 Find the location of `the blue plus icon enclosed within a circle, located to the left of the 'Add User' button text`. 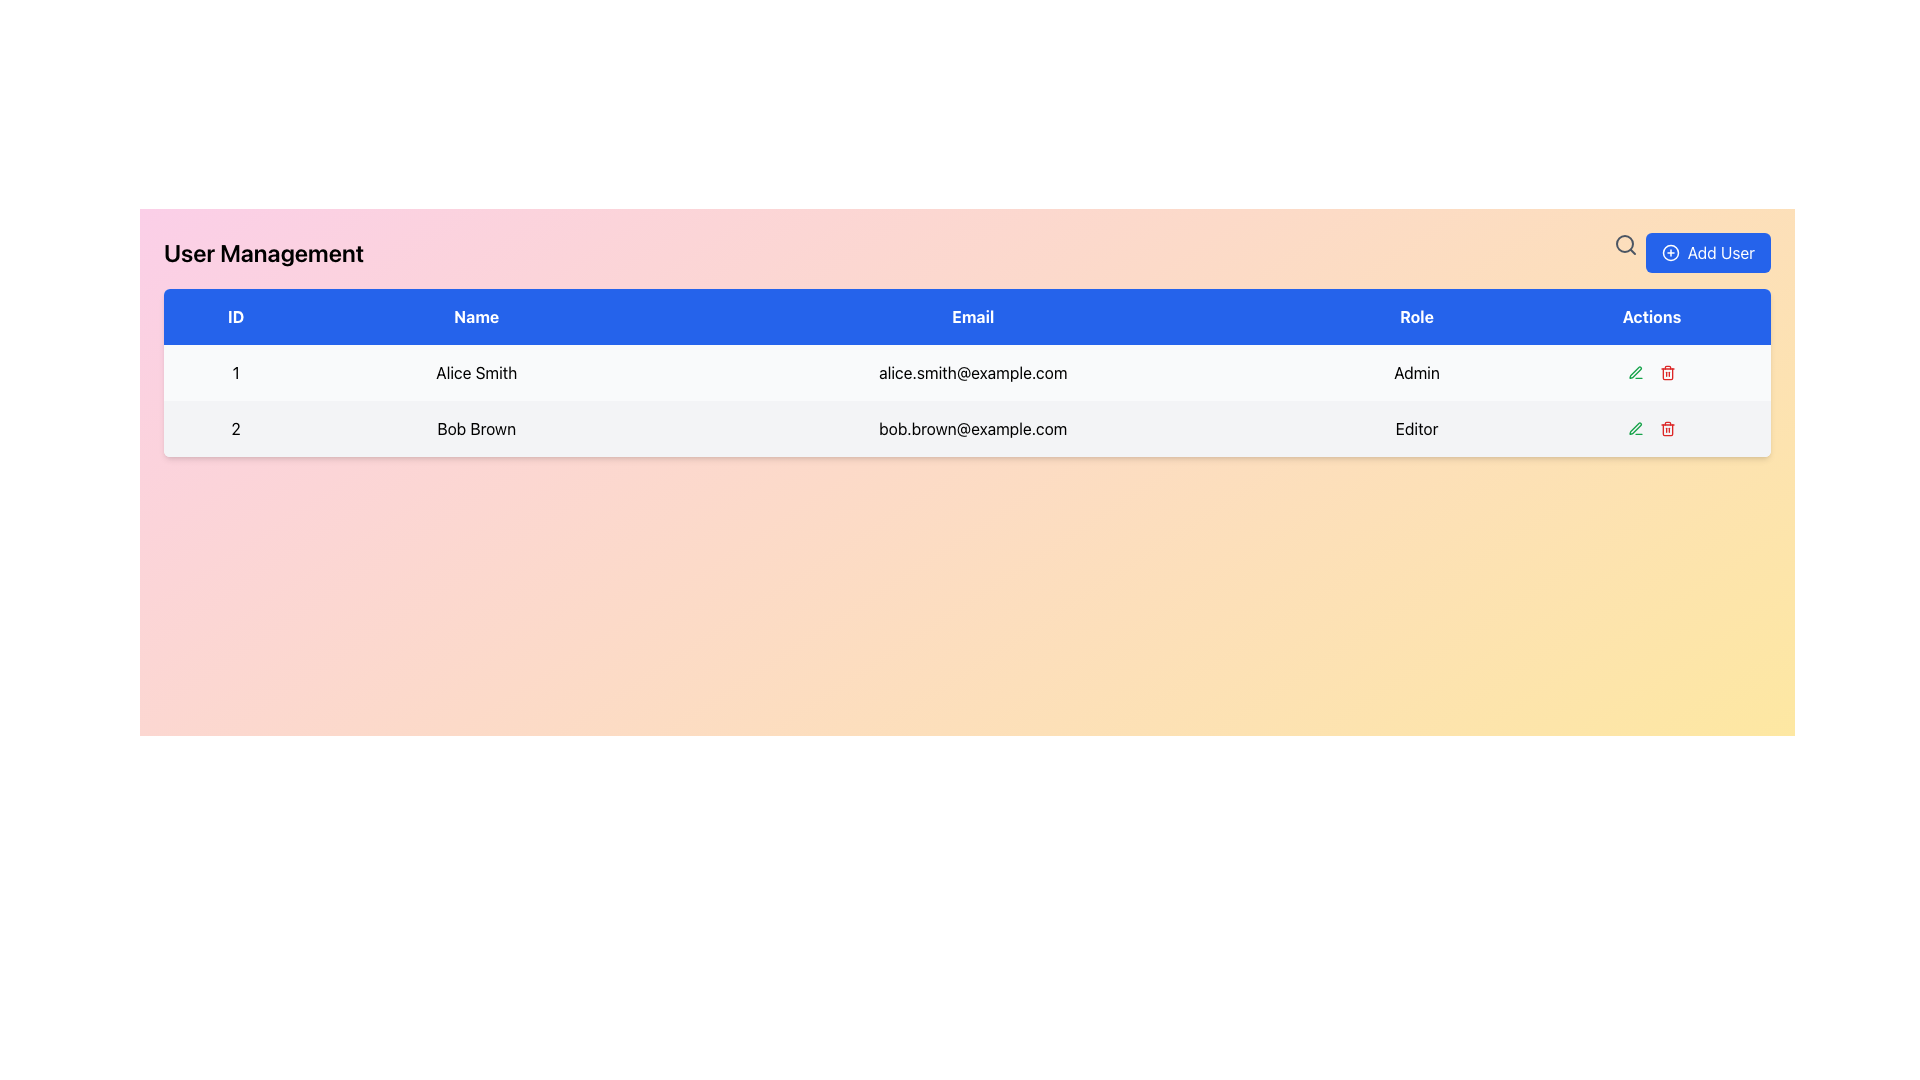

the blue plus icon enclosed within a circle, located to the left of the 'Add User' button text is located at coordinates (1670, 252).